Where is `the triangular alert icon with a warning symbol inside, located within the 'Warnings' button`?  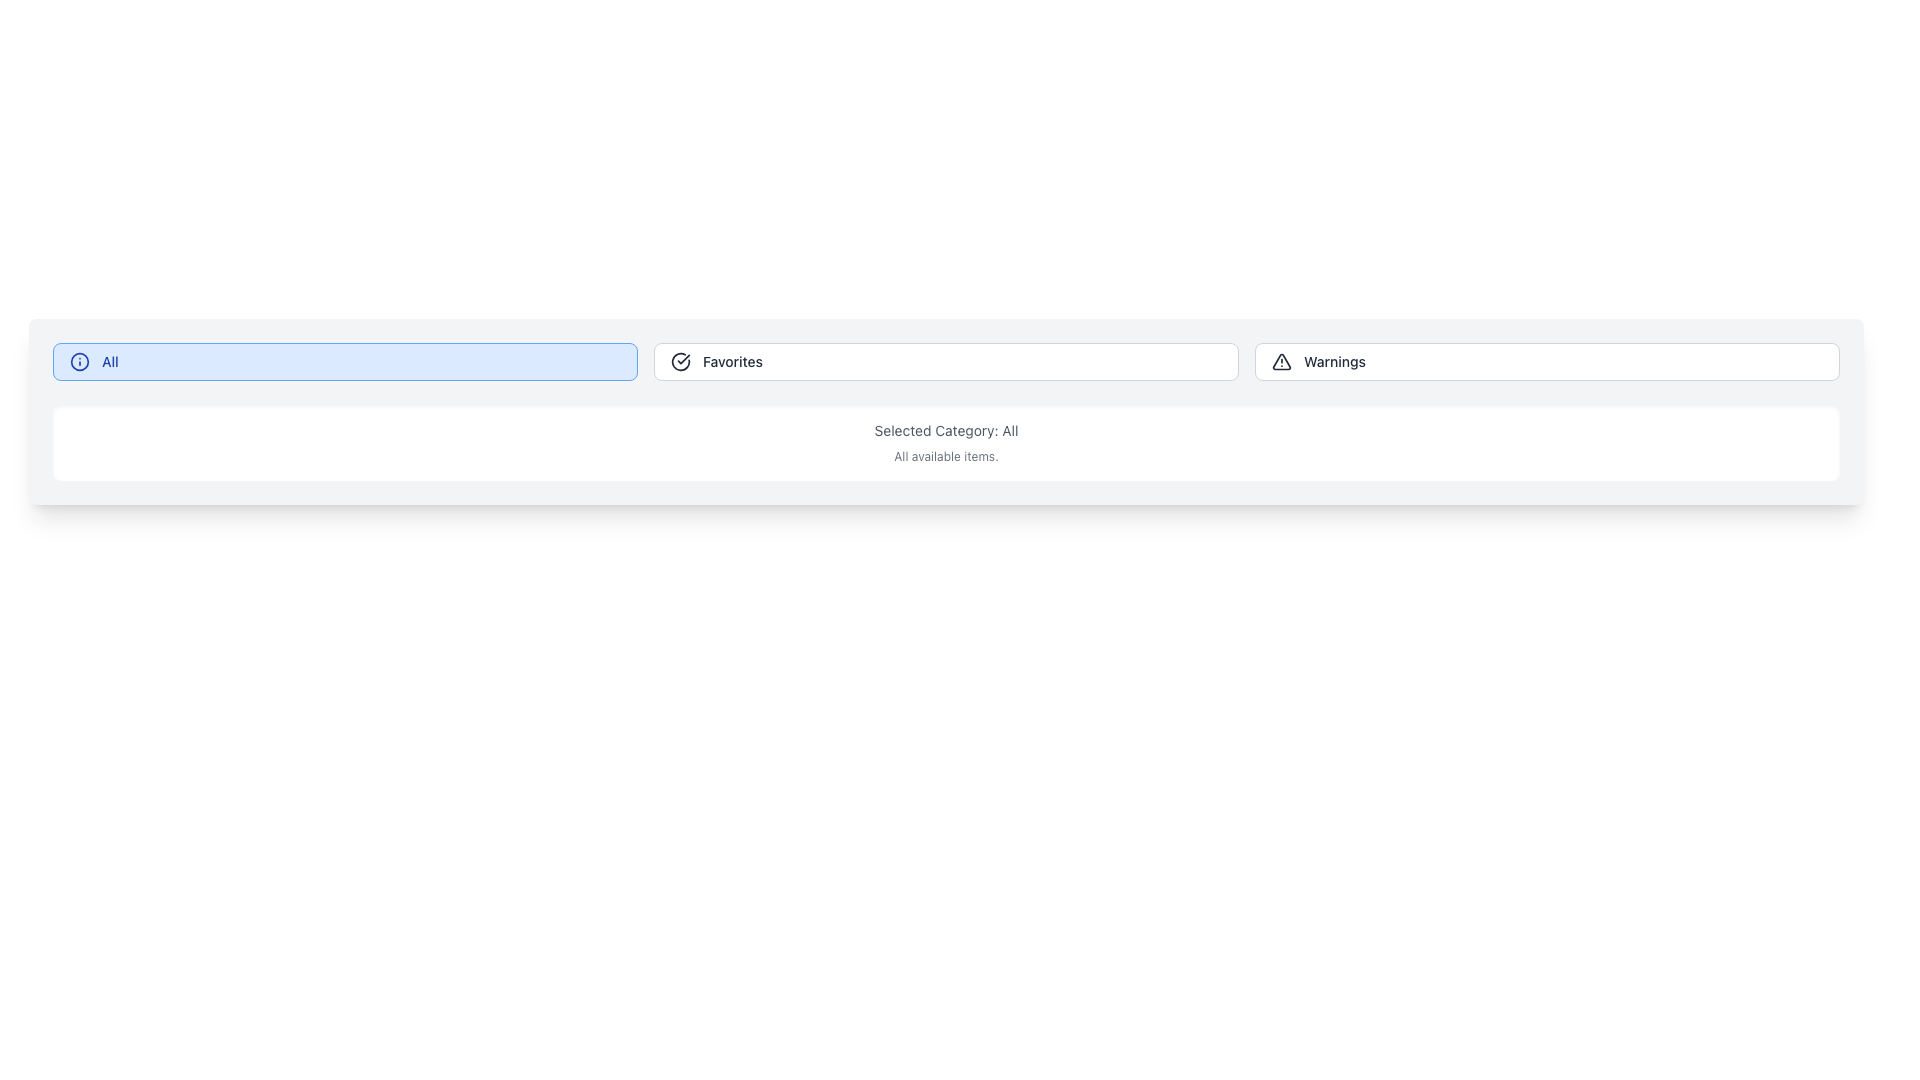
the triangular alert icon with a warning symbol inside, located within the 'Warnings' button is located at coordinates (1281, 362).